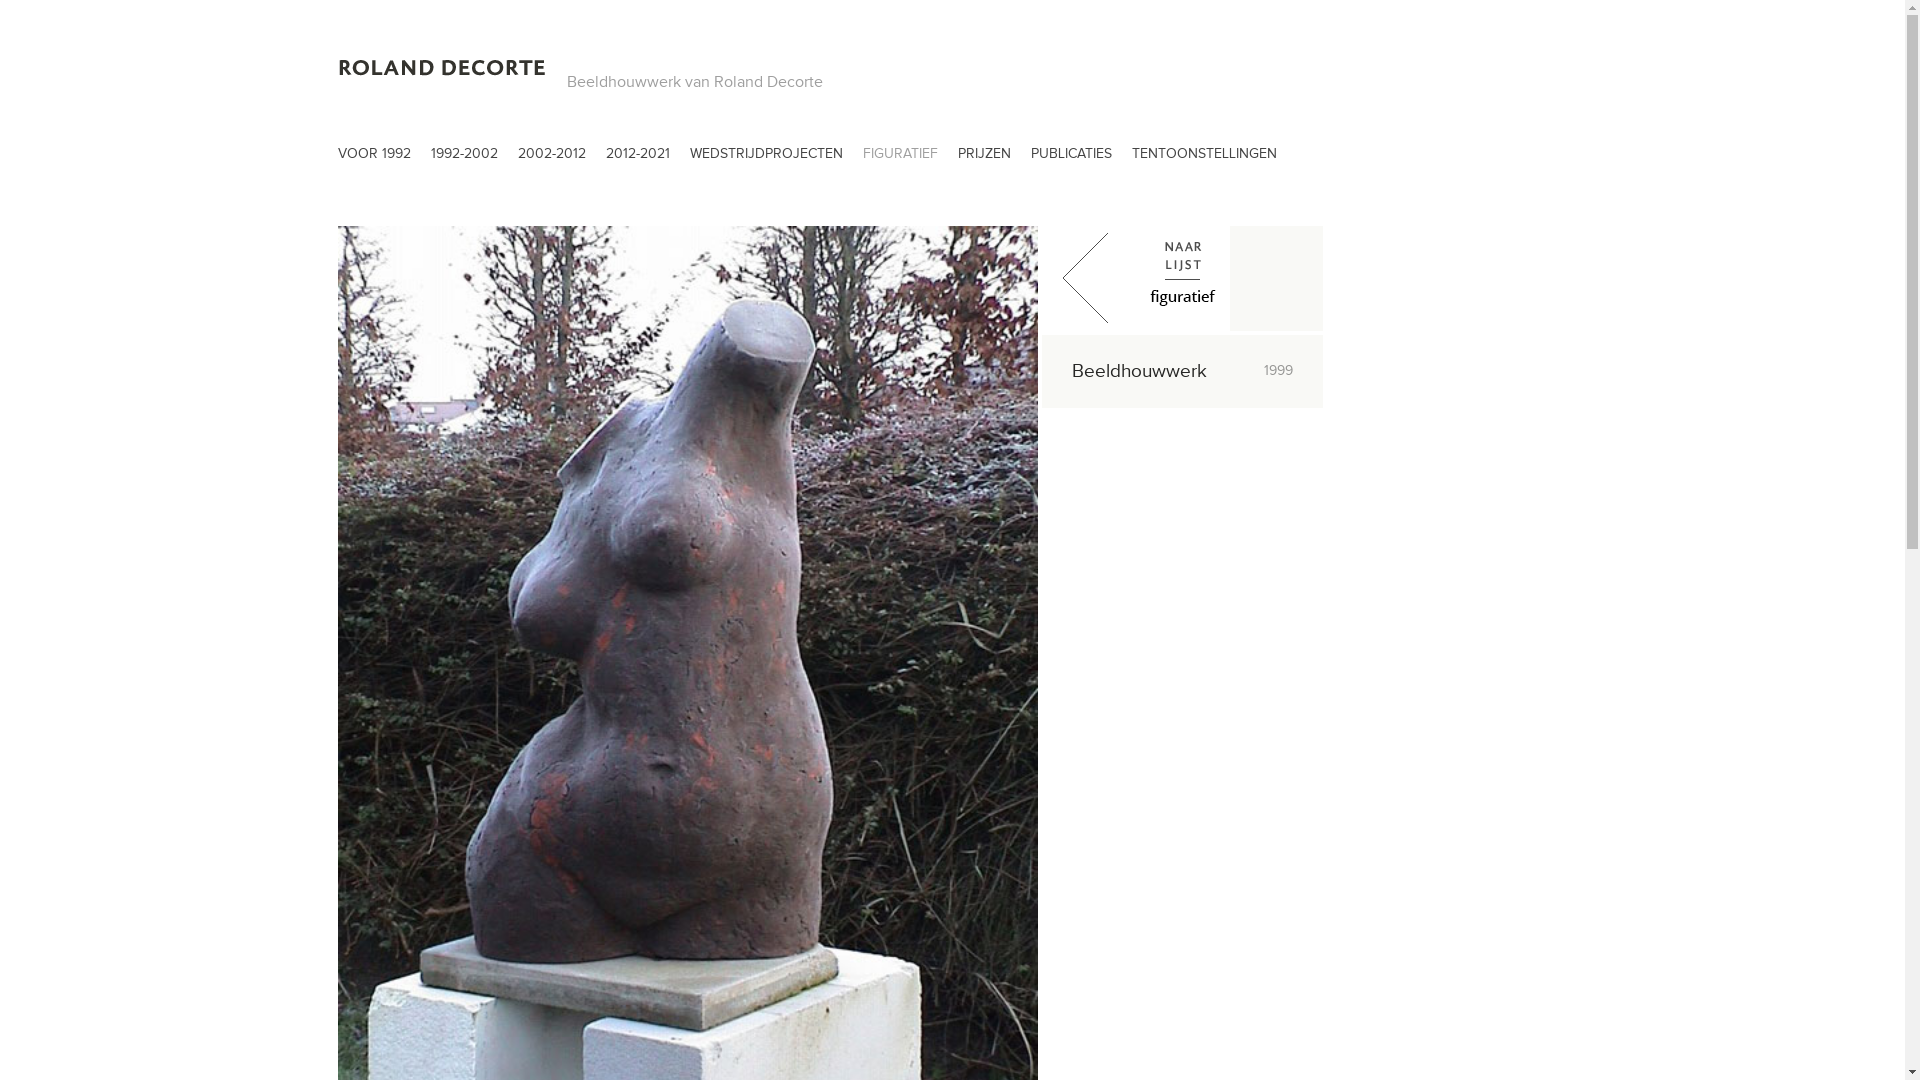 This screenshot has width=1920, height=1080. What do you see at coordinates (765, 157) in the screenshot?
I see `'WEDSTRIJDPROJECTEN'` at bounding box center [765, 157].